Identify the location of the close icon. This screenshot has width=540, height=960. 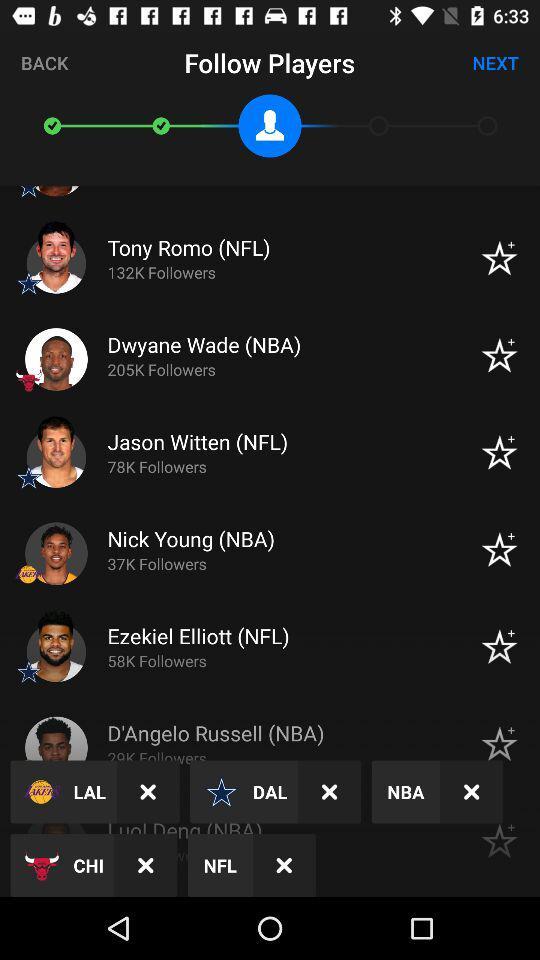
(144, 864).